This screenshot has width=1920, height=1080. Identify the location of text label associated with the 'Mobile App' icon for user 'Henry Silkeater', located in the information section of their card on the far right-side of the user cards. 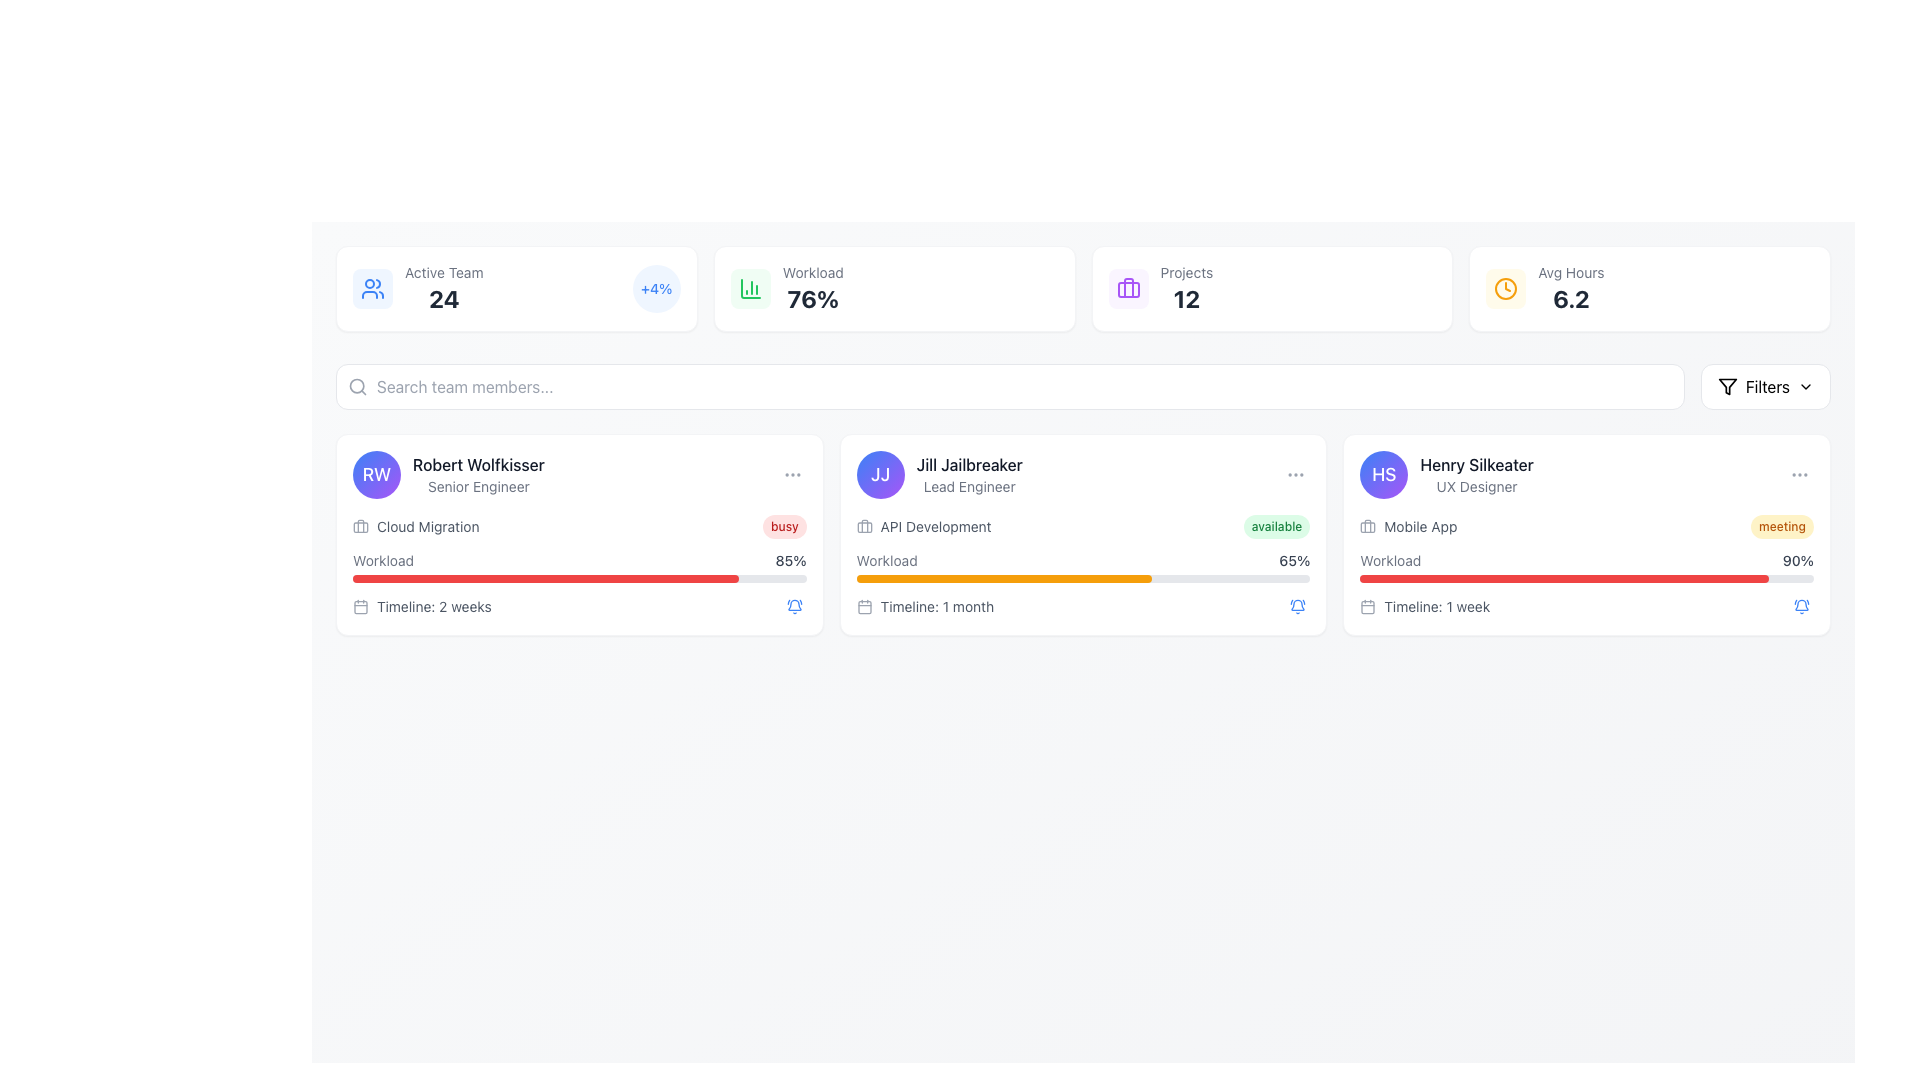
(1407, 526).